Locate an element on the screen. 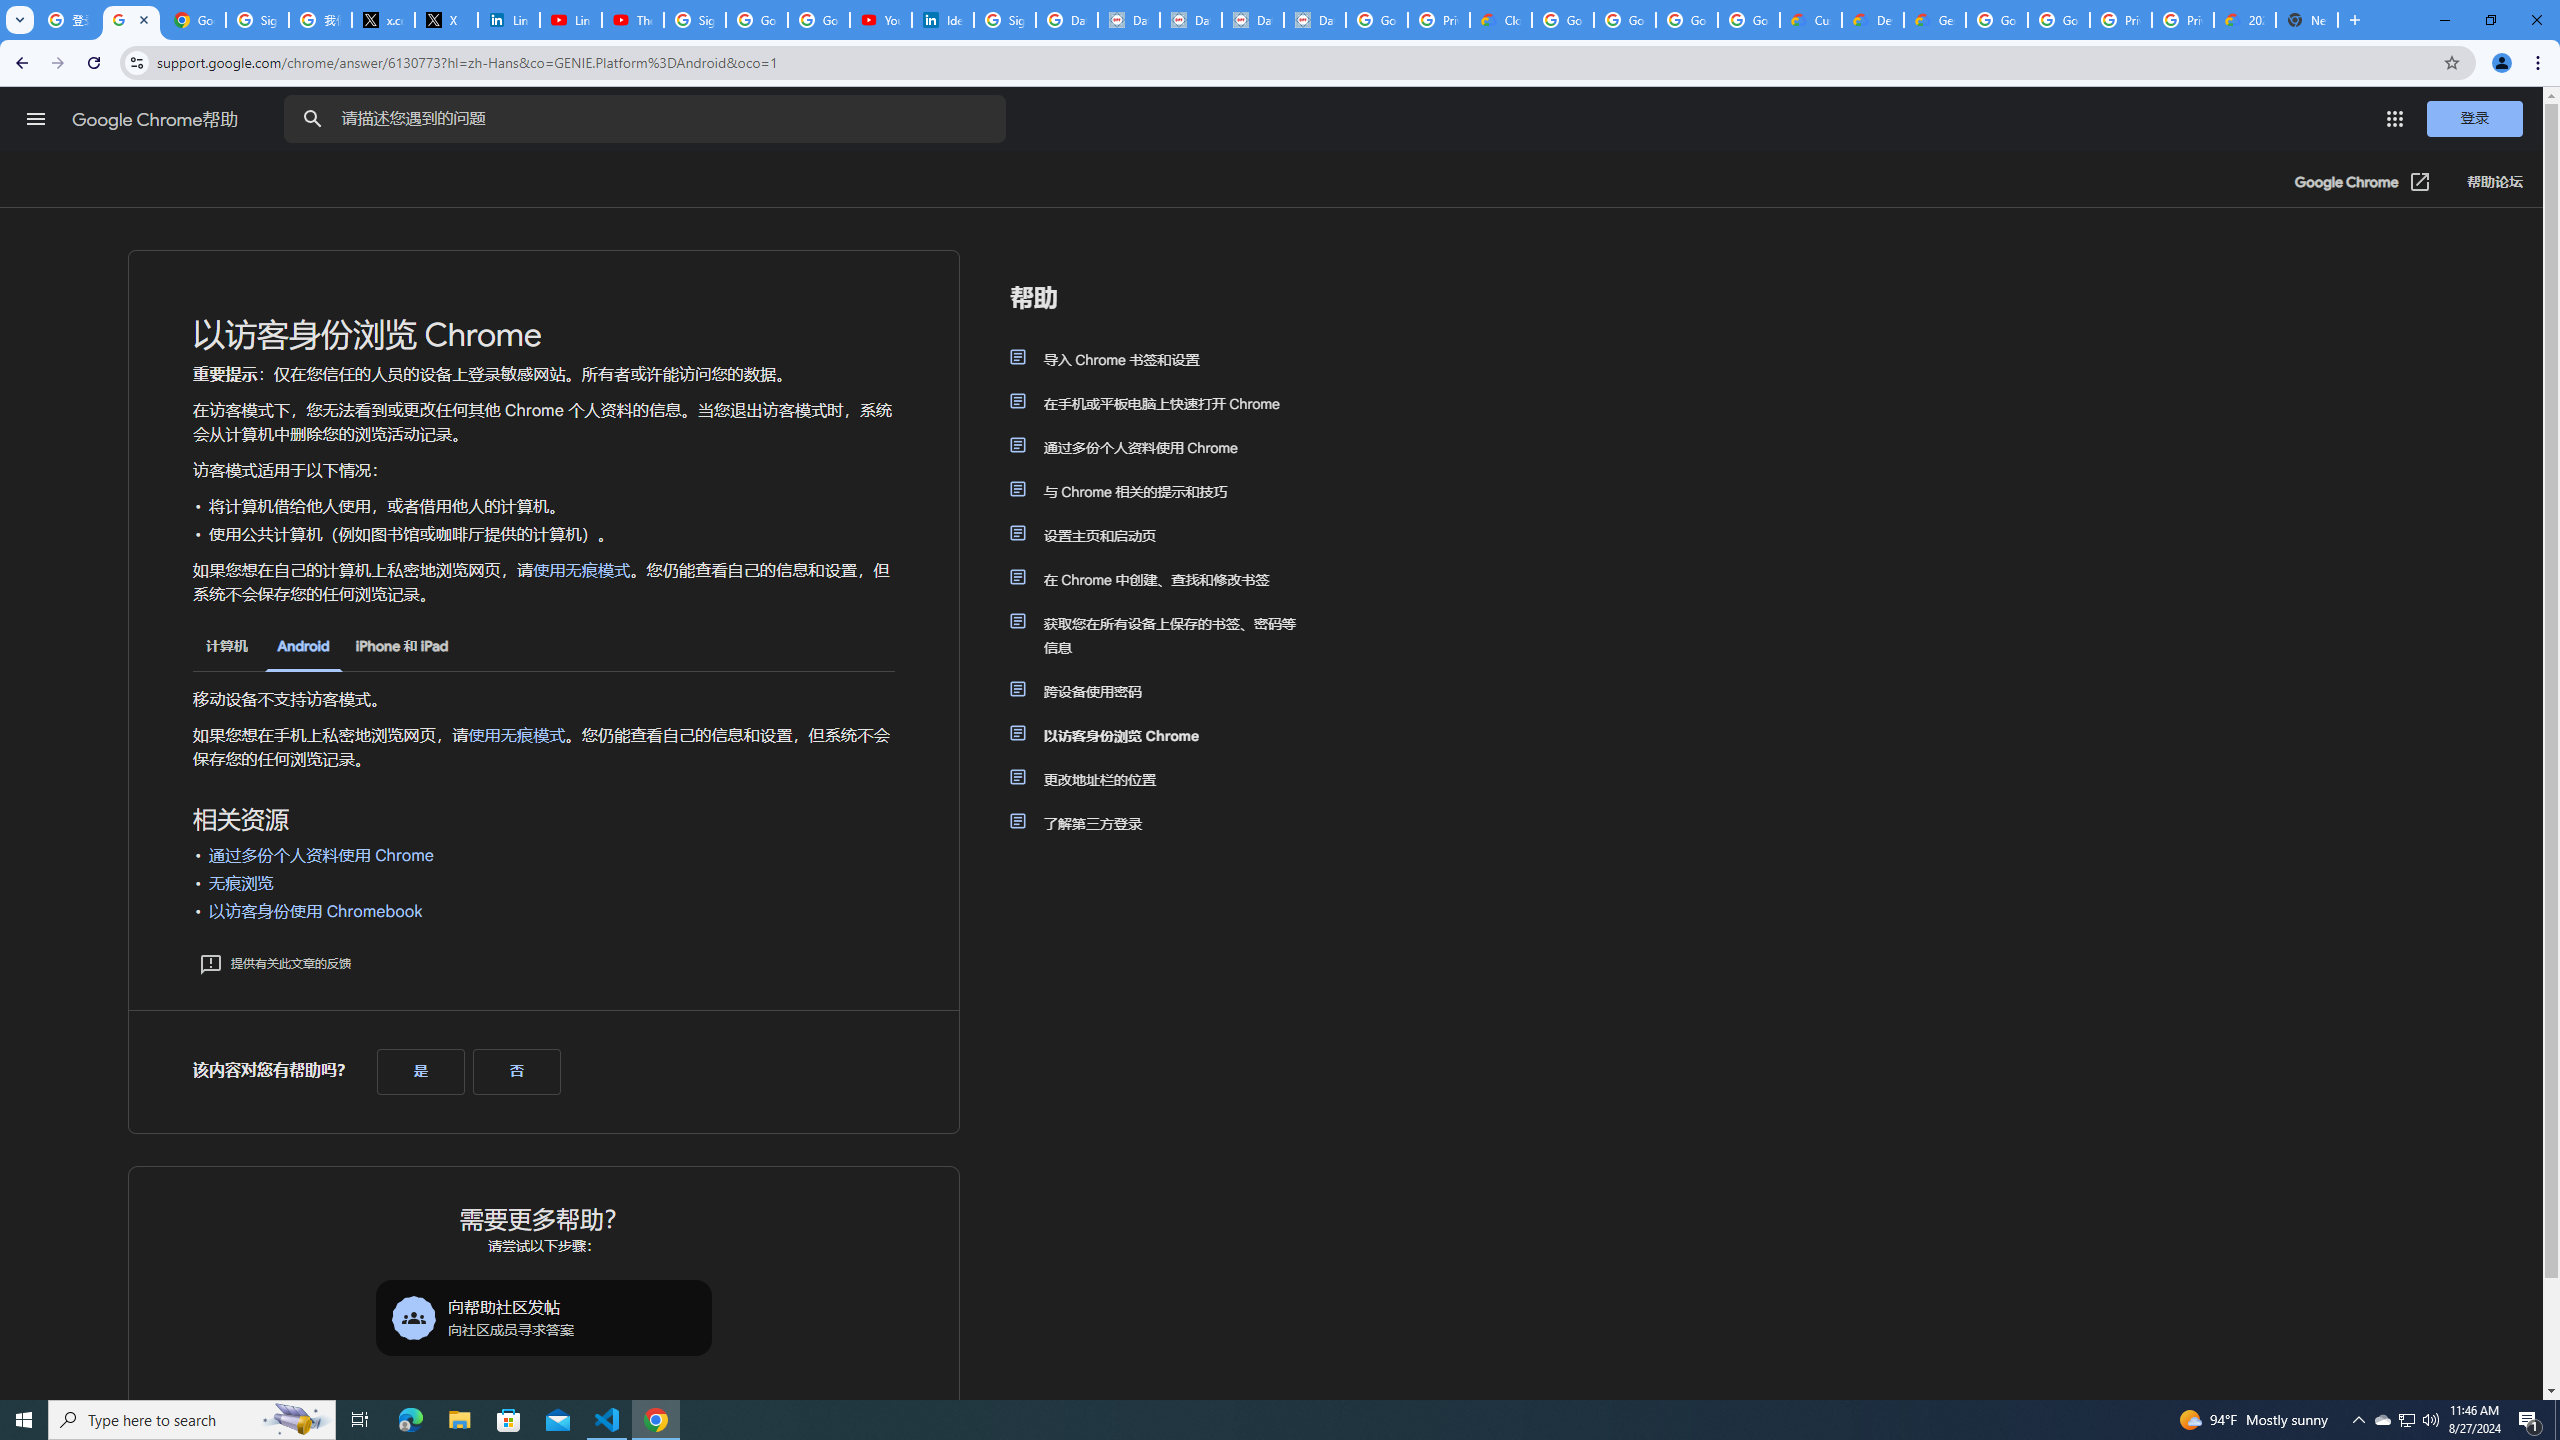  'New Tab' is located at coordinates (2307, 19).